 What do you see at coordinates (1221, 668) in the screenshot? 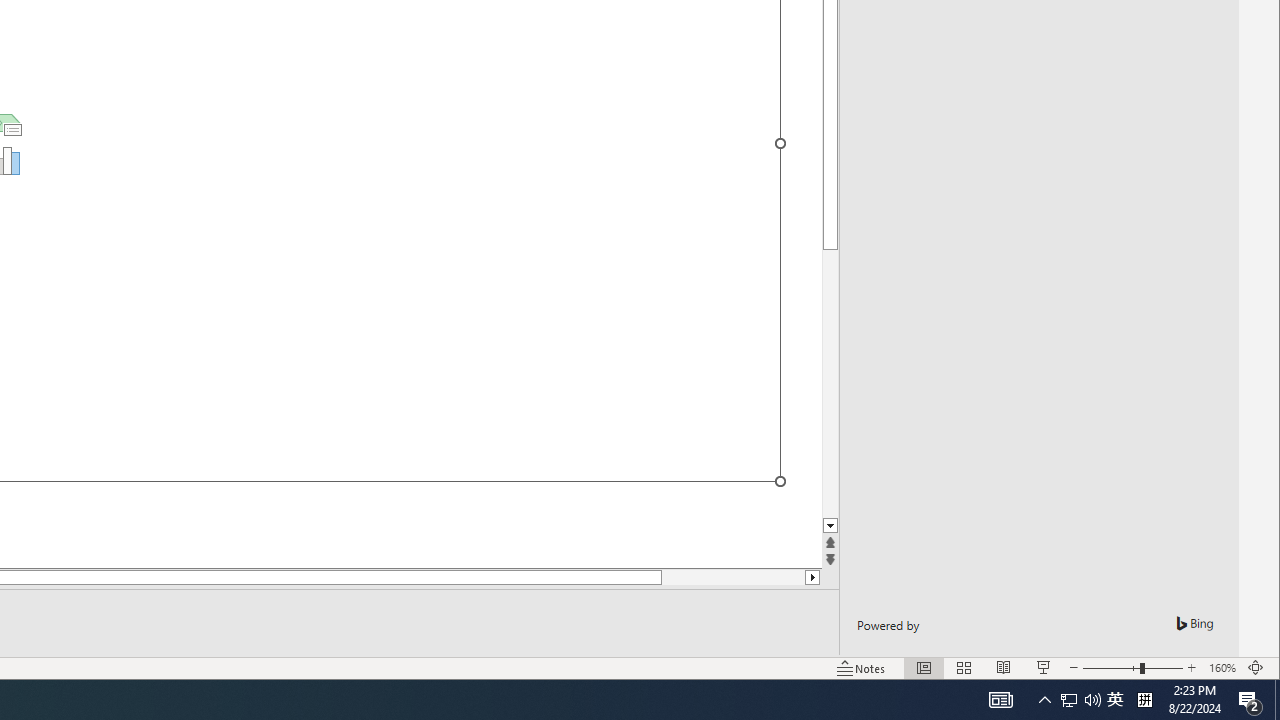
I see `'Zoom 160%'` at bounding box center [1221, 668].